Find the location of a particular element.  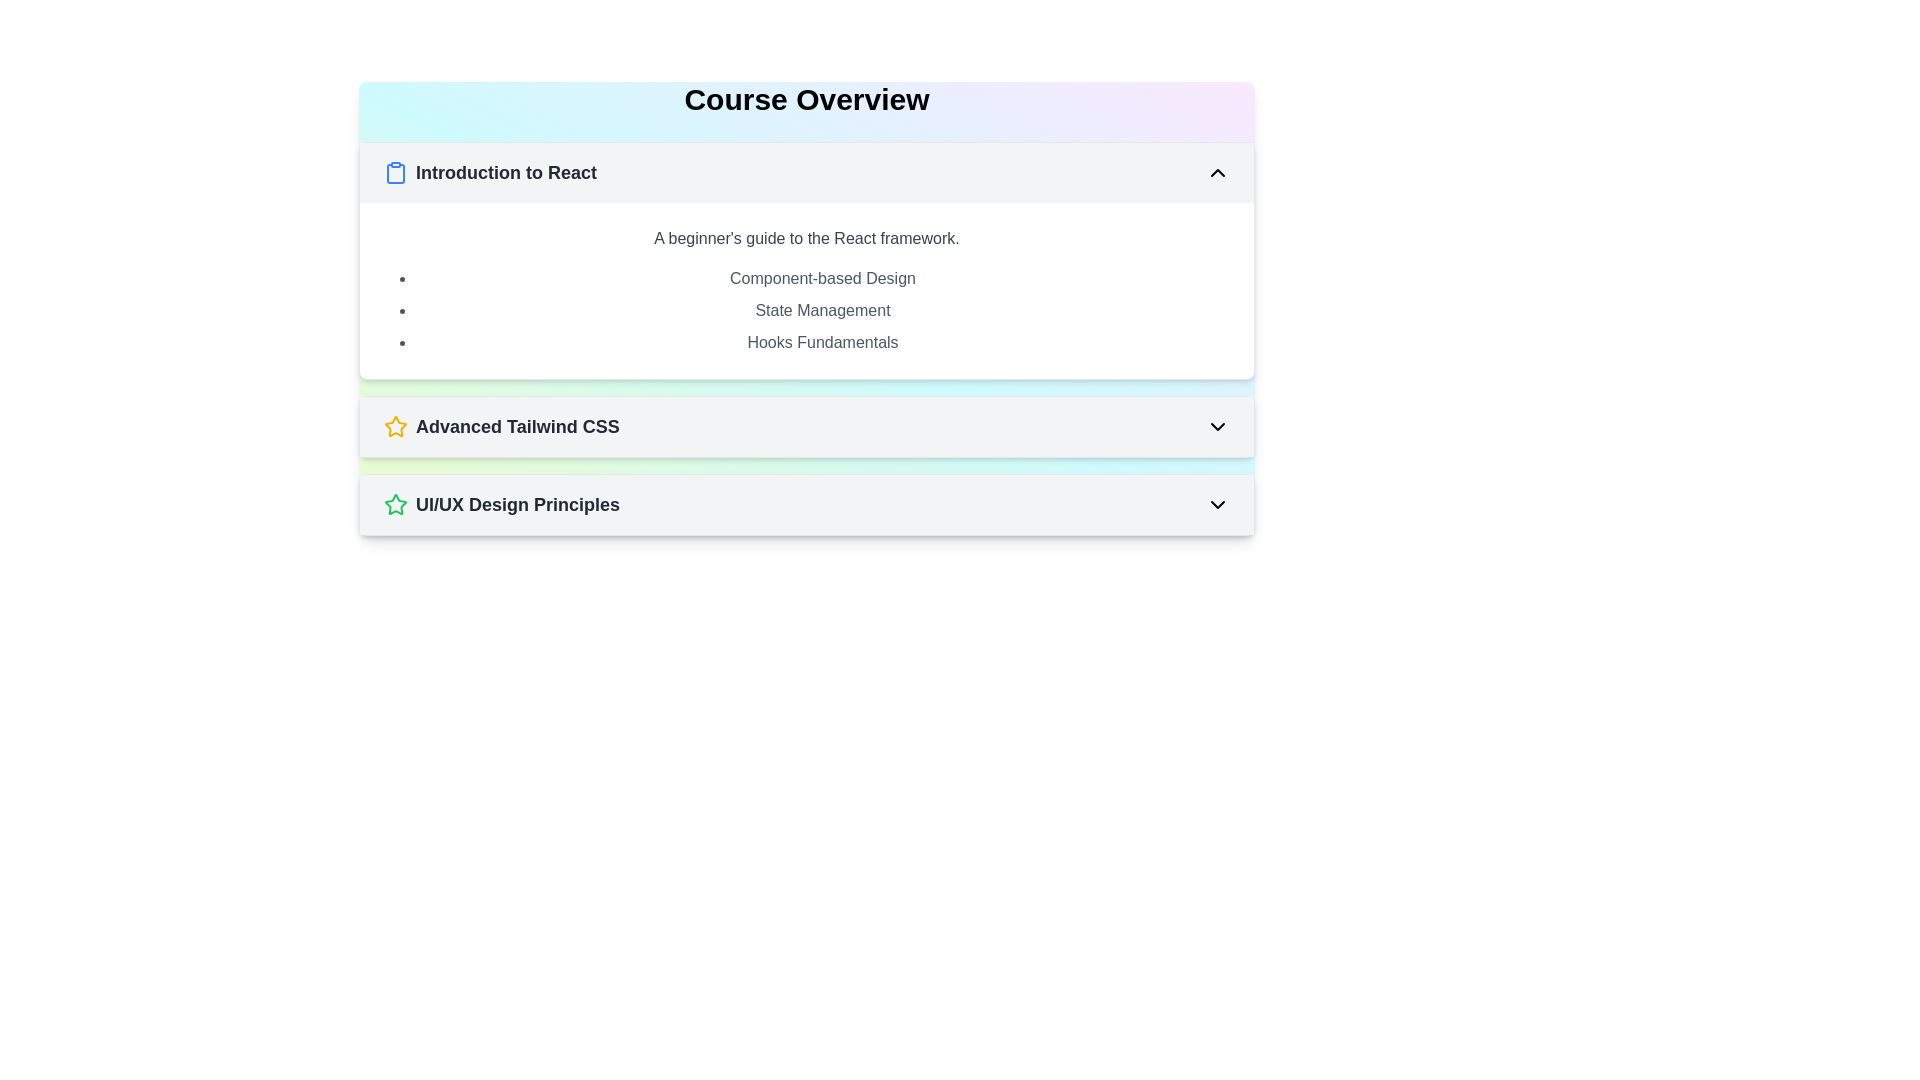

the interactive icon at the far right of the 'UI/UX Design Principles' section is located at coordinates (1217, 504).